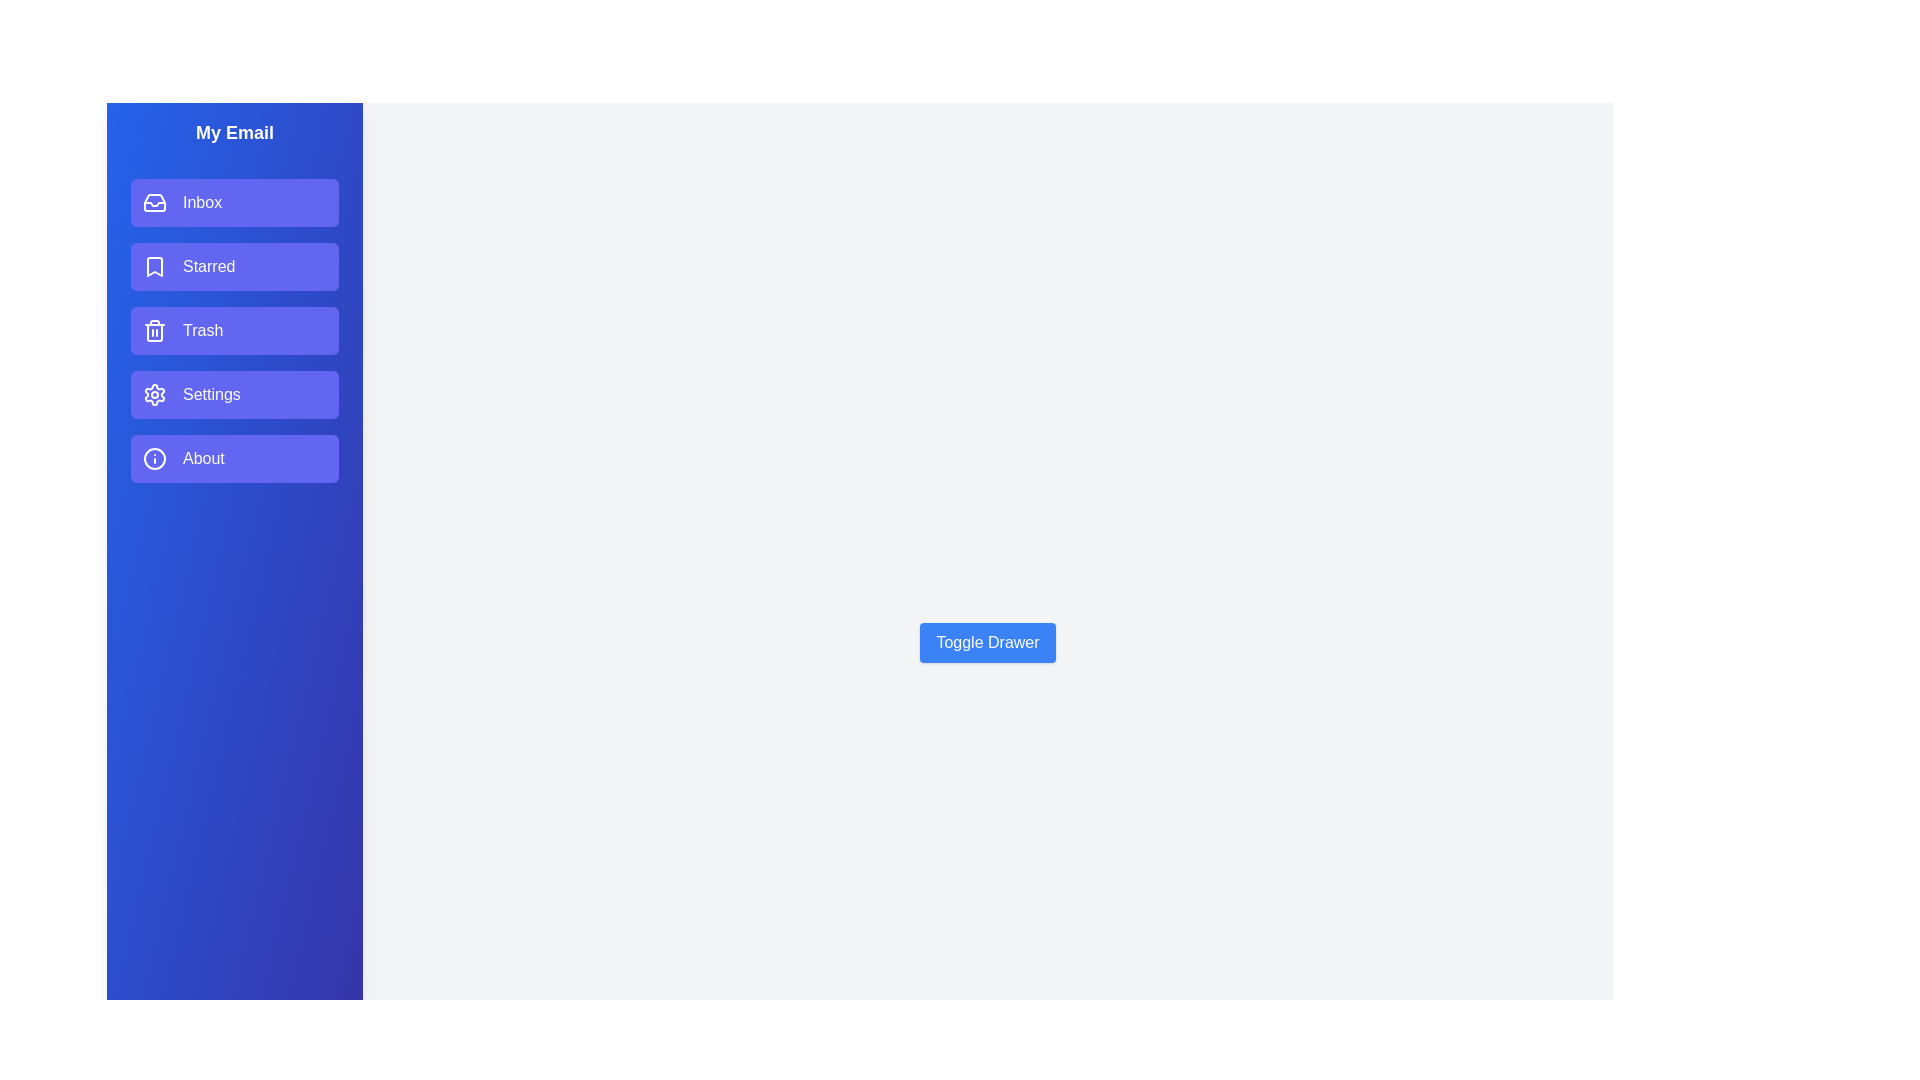 This screenshot has width=1920, height=1080. Describe the element at coordinates (235, 330) in the screenshot. I see `the email section item Trash` at that location.